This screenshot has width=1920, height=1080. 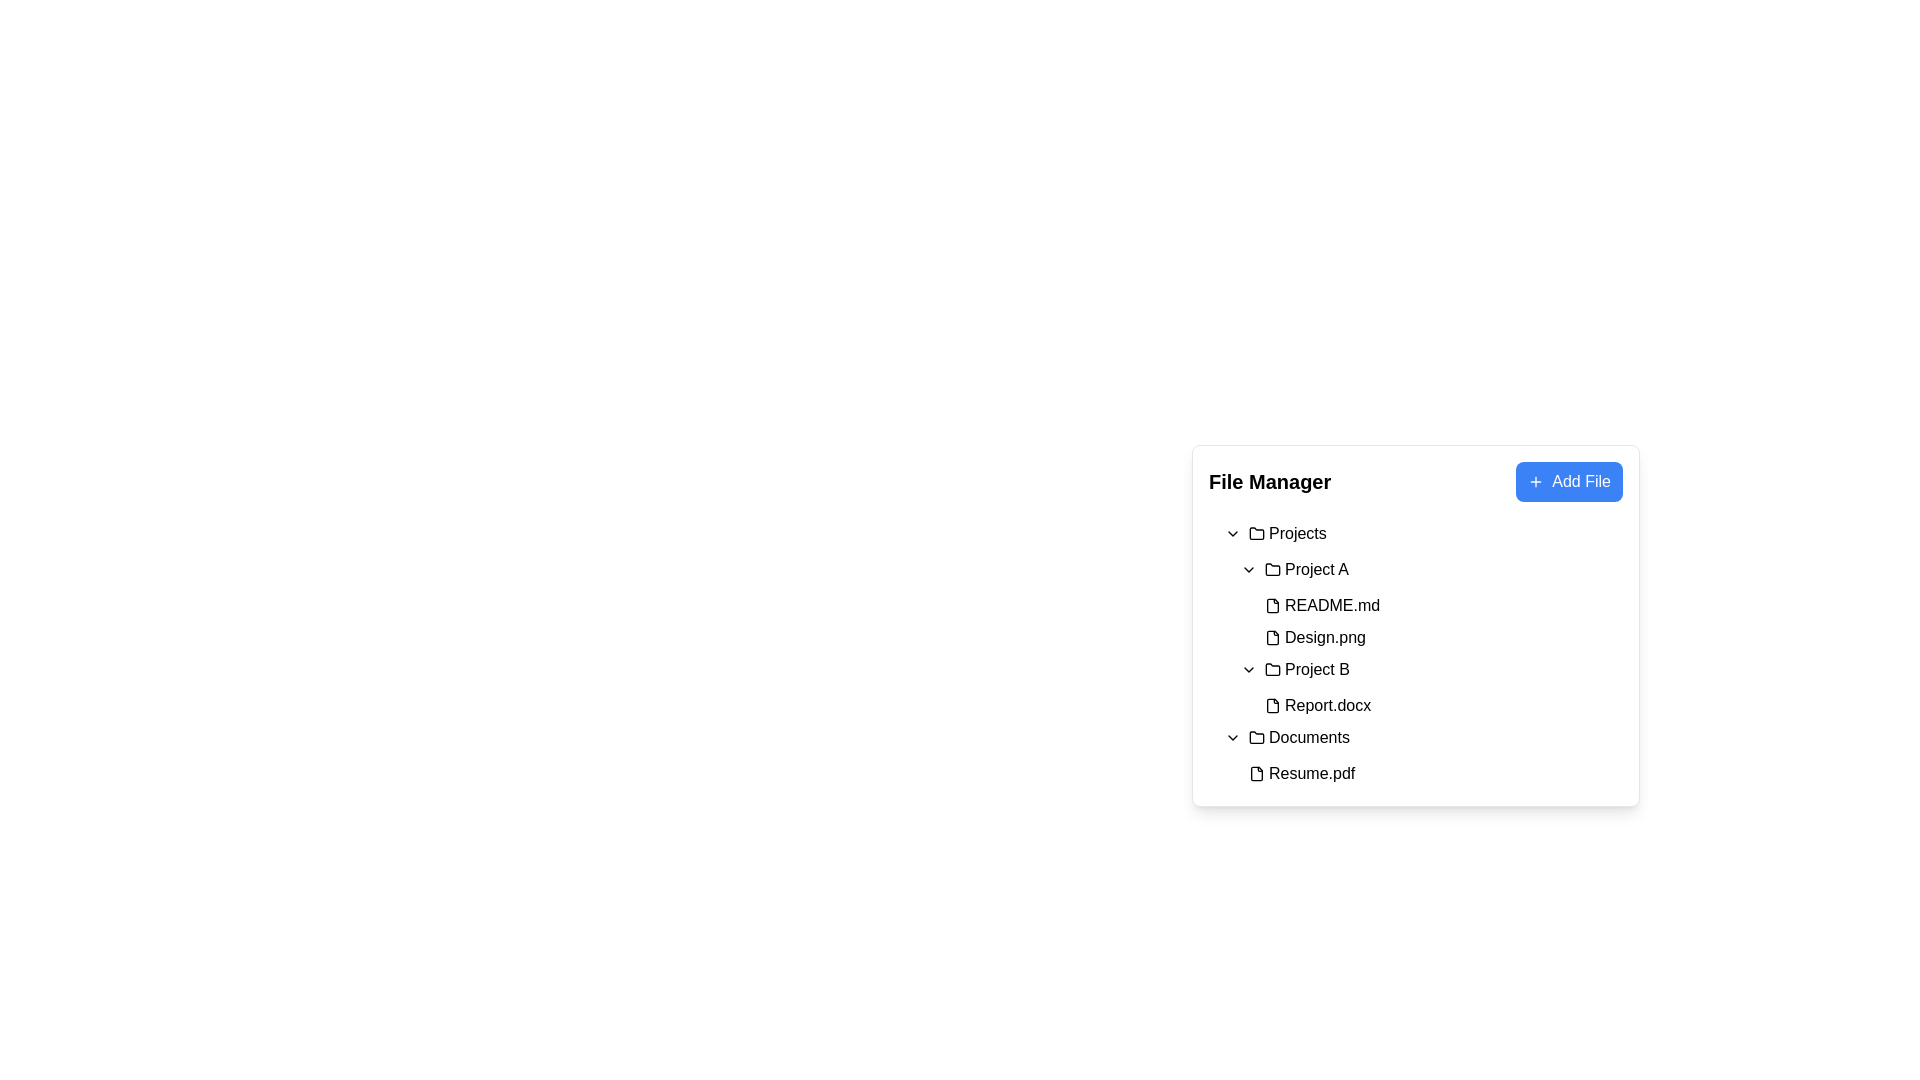 I want to click on the folder icon representing 'Project A' in the 'File Manager' interface, so click(x=1271, y=569).